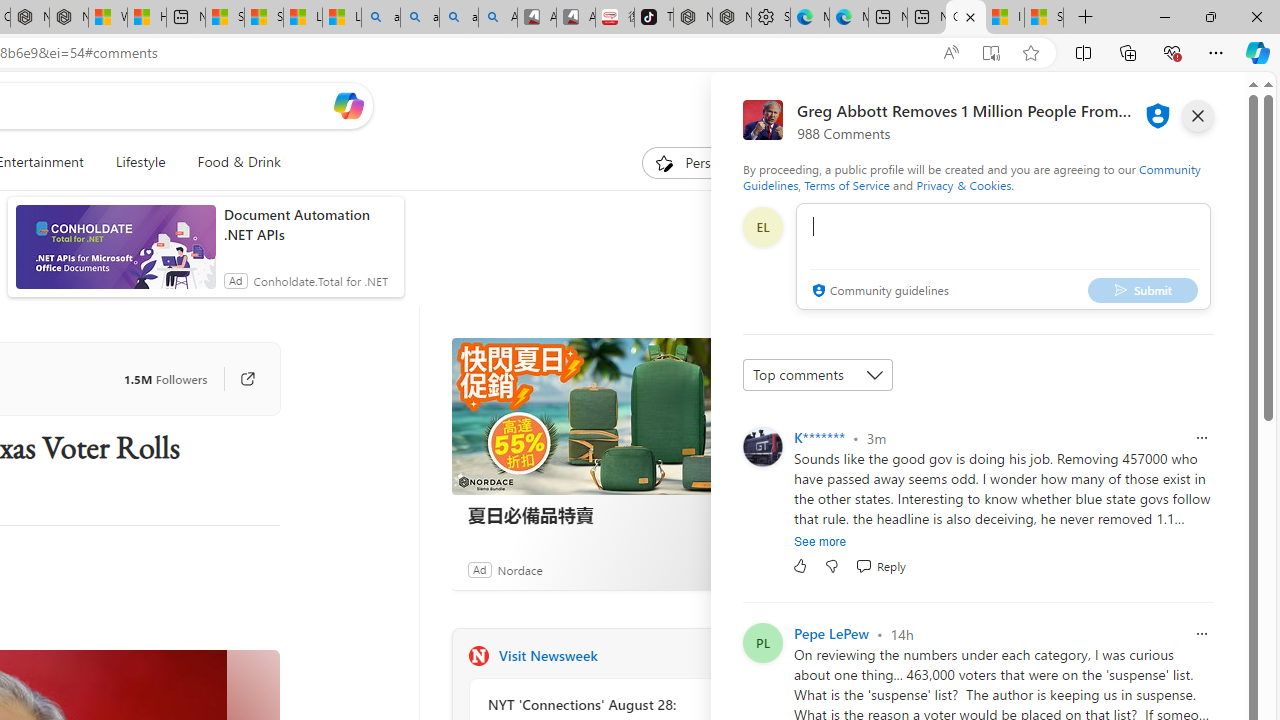 The width and height of the screenshot is (1280, 720). I want to click on 'K*******', so click(819, 436).